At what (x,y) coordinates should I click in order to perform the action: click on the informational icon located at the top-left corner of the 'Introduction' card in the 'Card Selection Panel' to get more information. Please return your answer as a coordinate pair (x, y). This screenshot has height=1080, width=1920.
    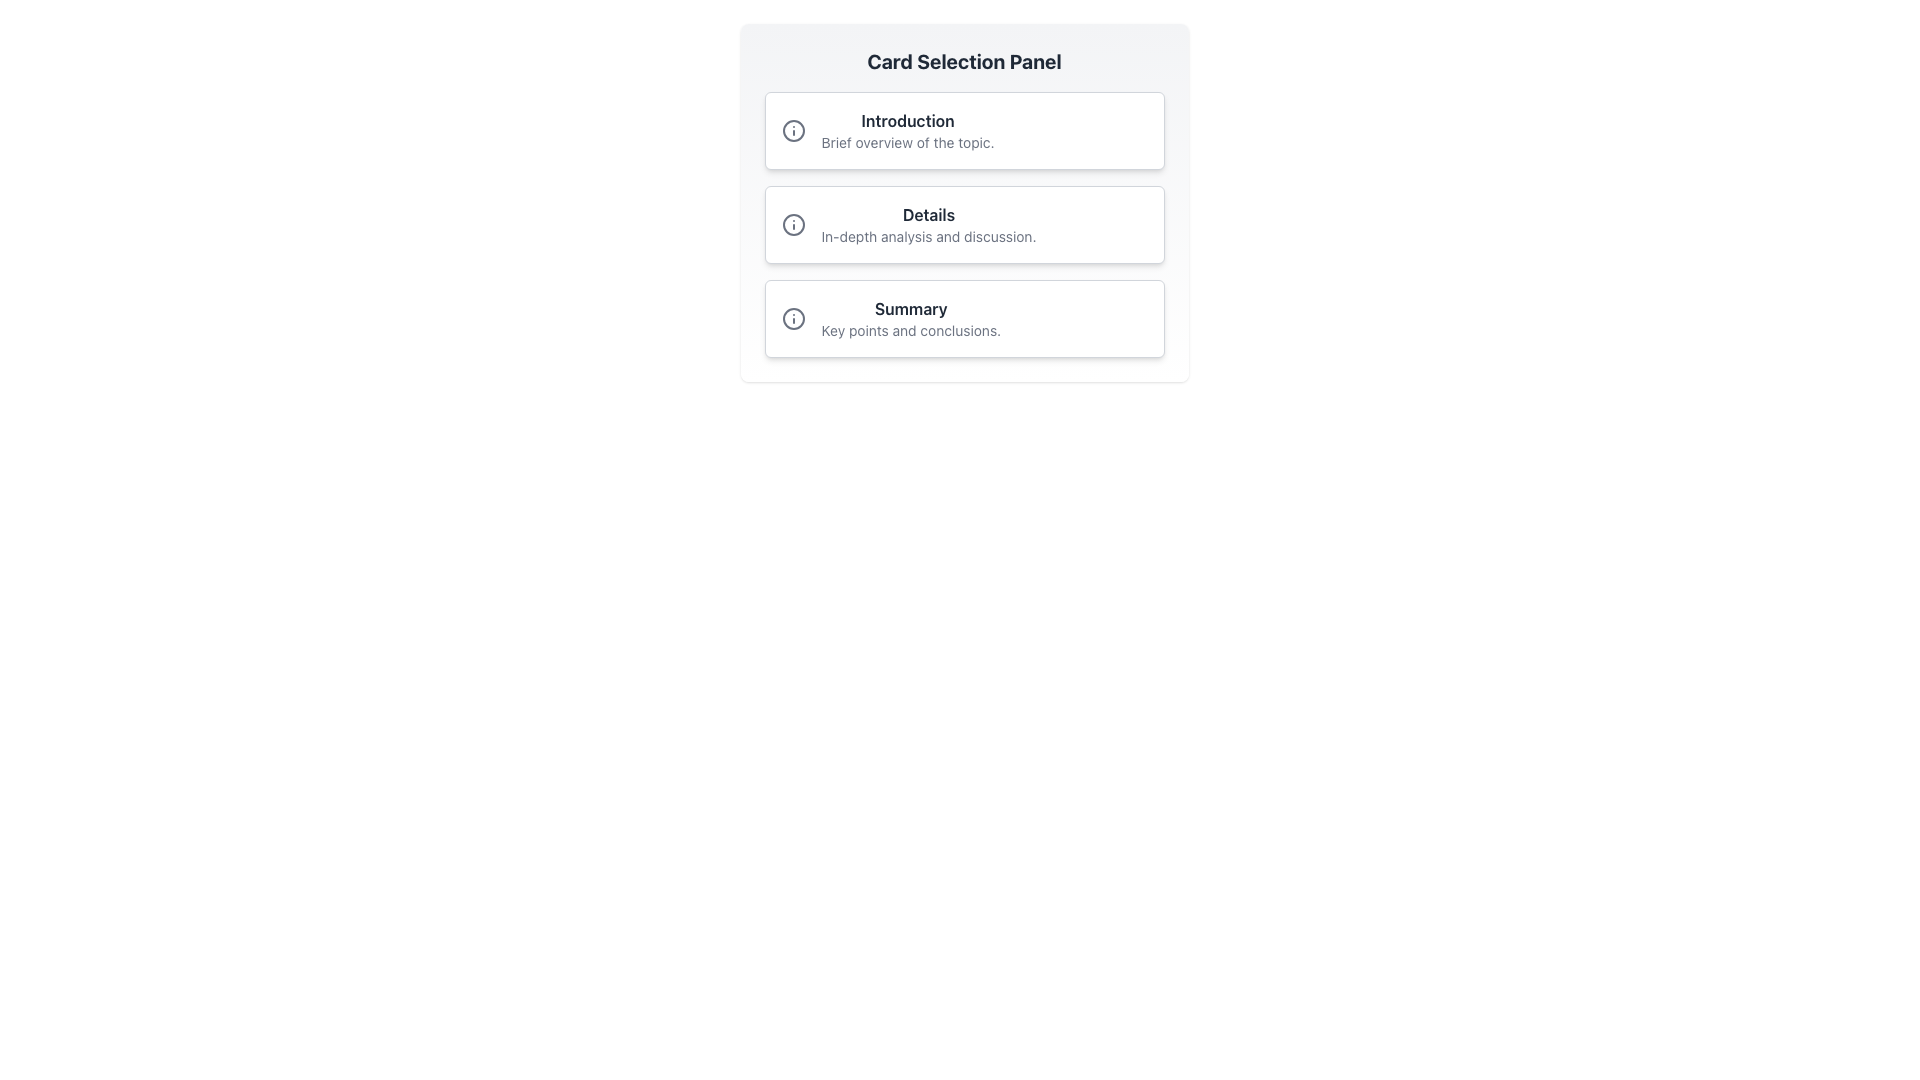
    Looking at the image, I should click on (792, 131).